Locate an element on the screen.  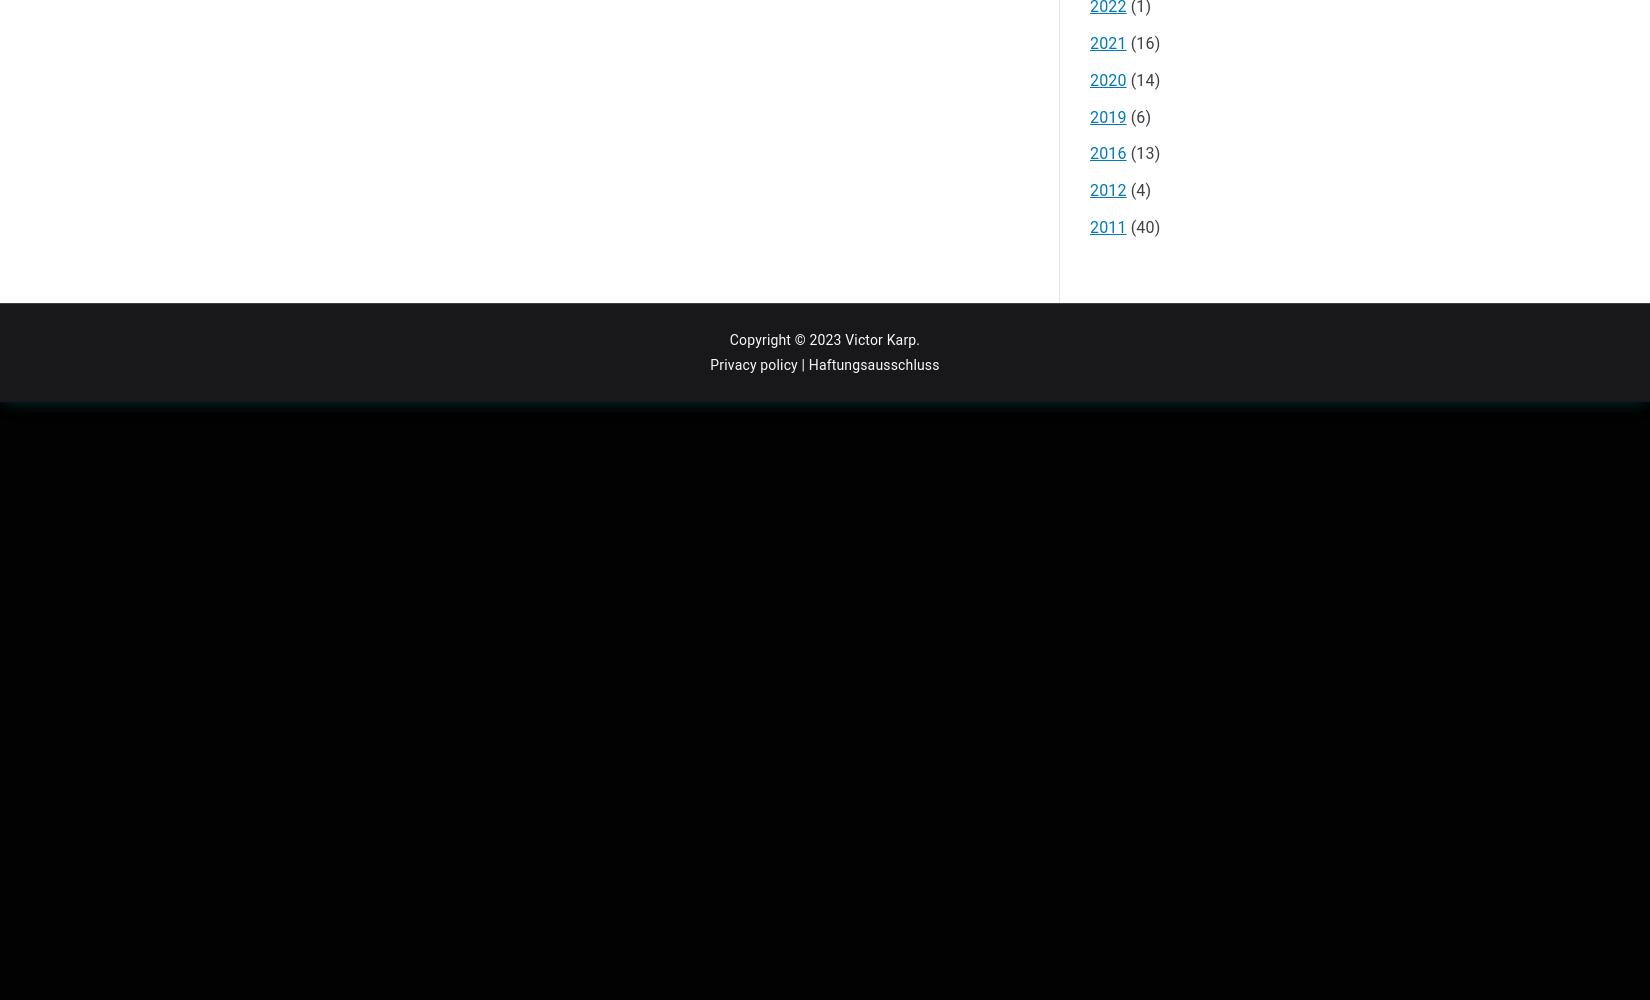
'(13)' is located at coordinates (1142, 153).